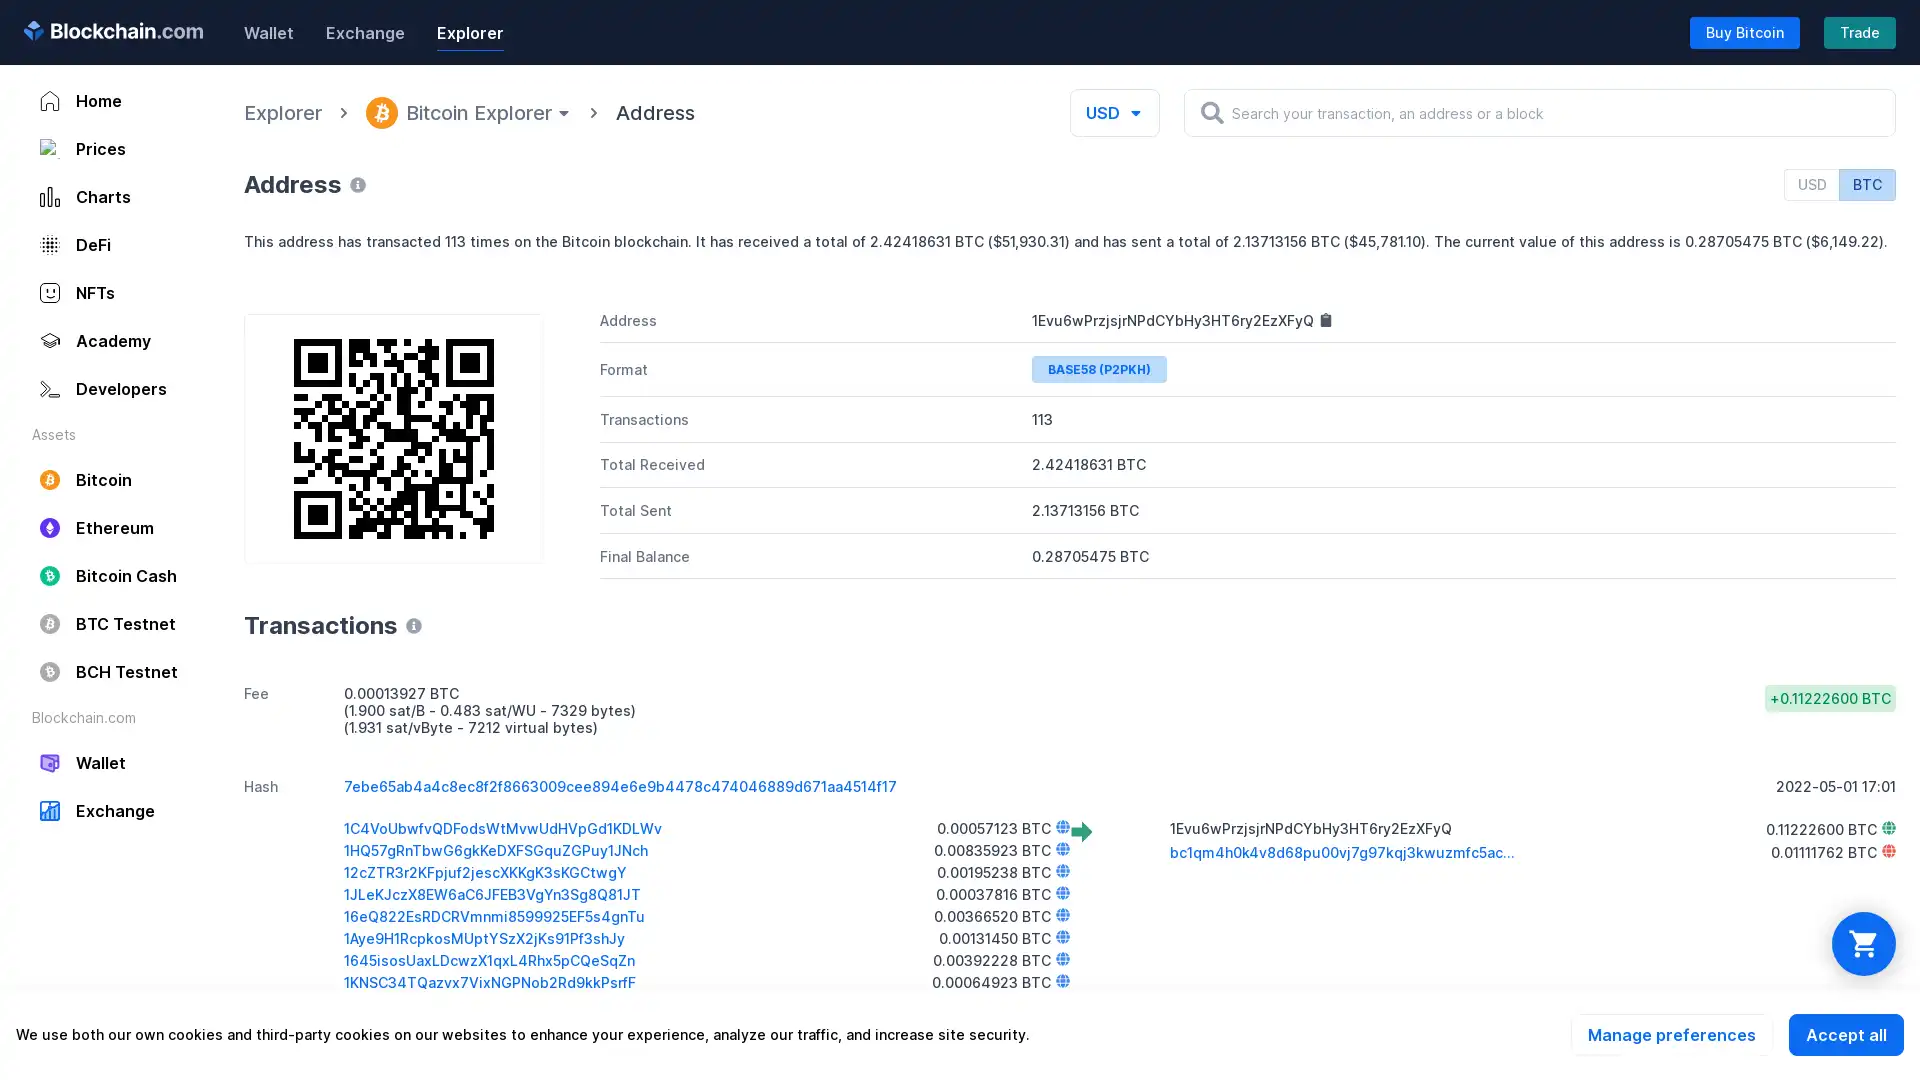 This screenshot has width=1920, height=1080. Describe the element at coordinates (1744, 31) in the screenshot. I see `Buy Bitcoin` at that location.